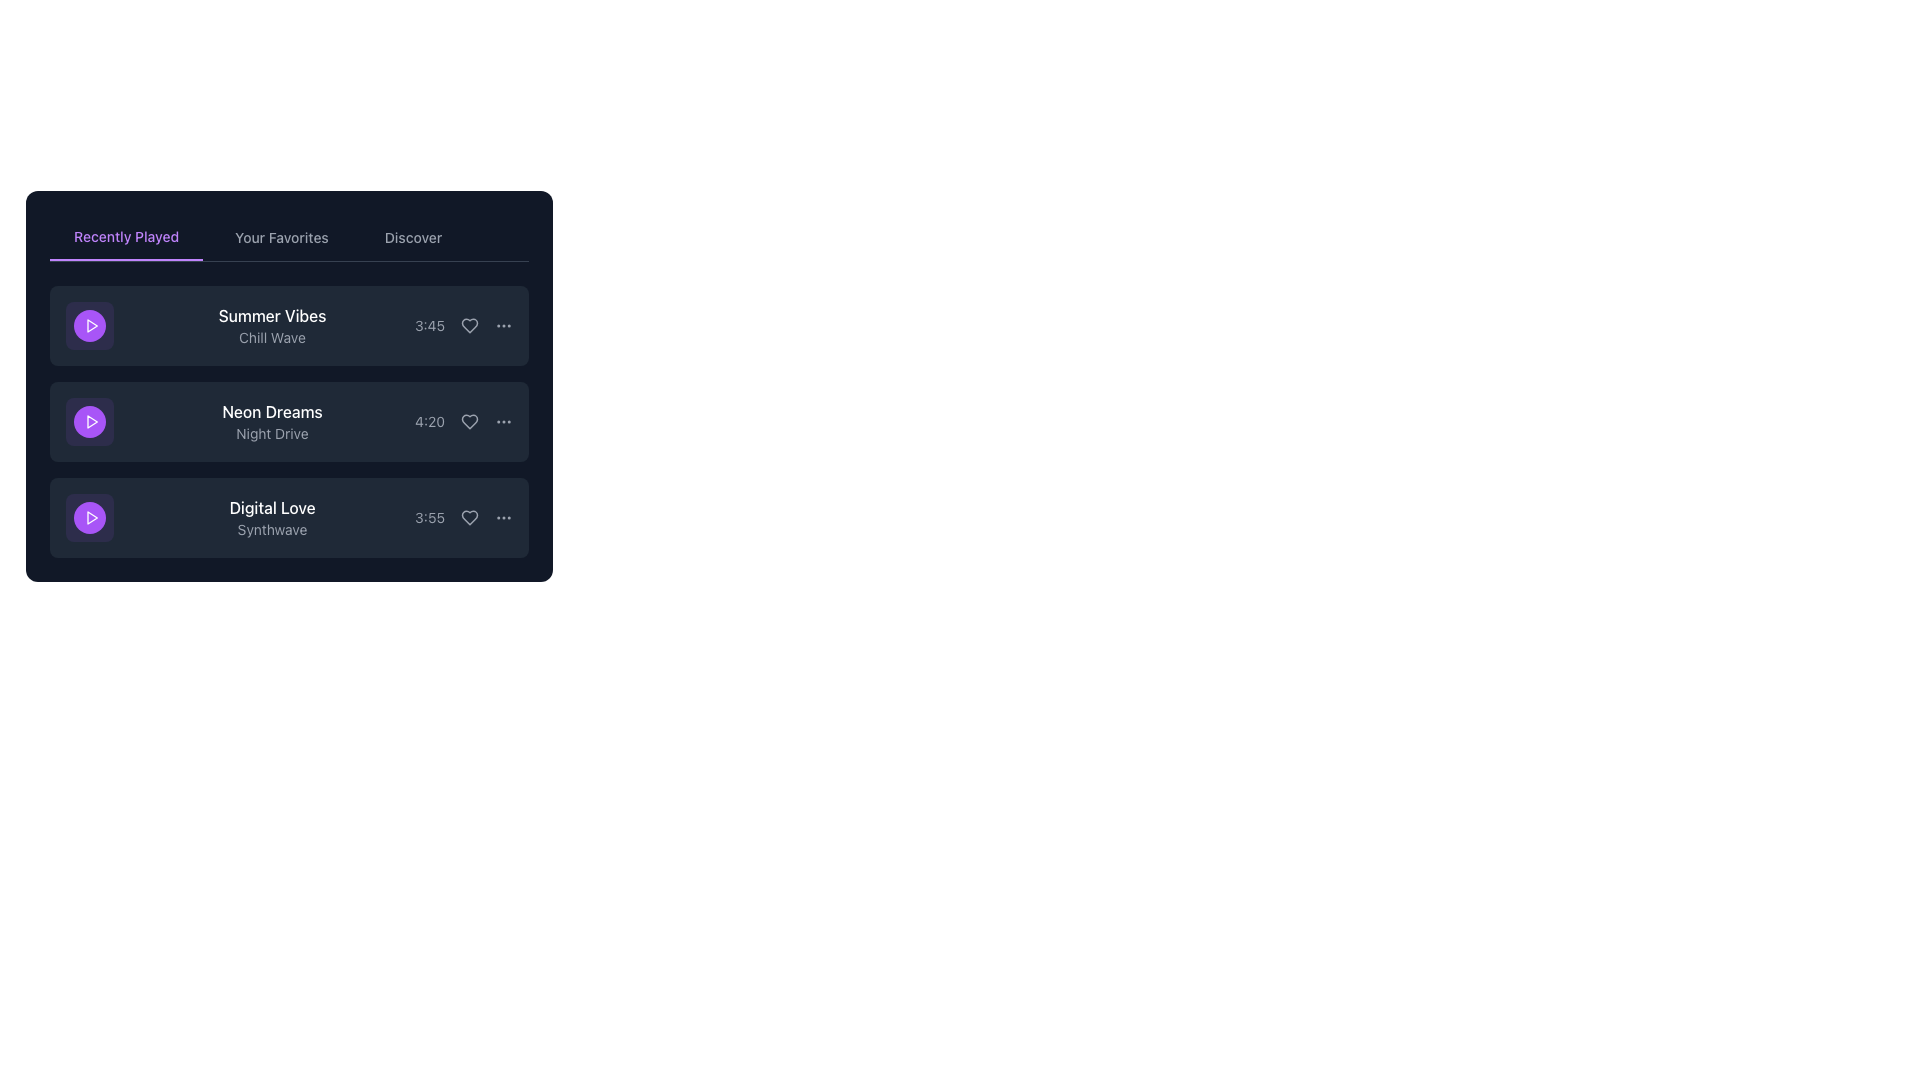  What do you see at coordinates (271, 528) in the screenshot?
I see `the text label displaying 'Synthwave', which is styled in gray and located below the title 'Digital Love' in the third row of the playlist section` at bounding box center [271, 528].